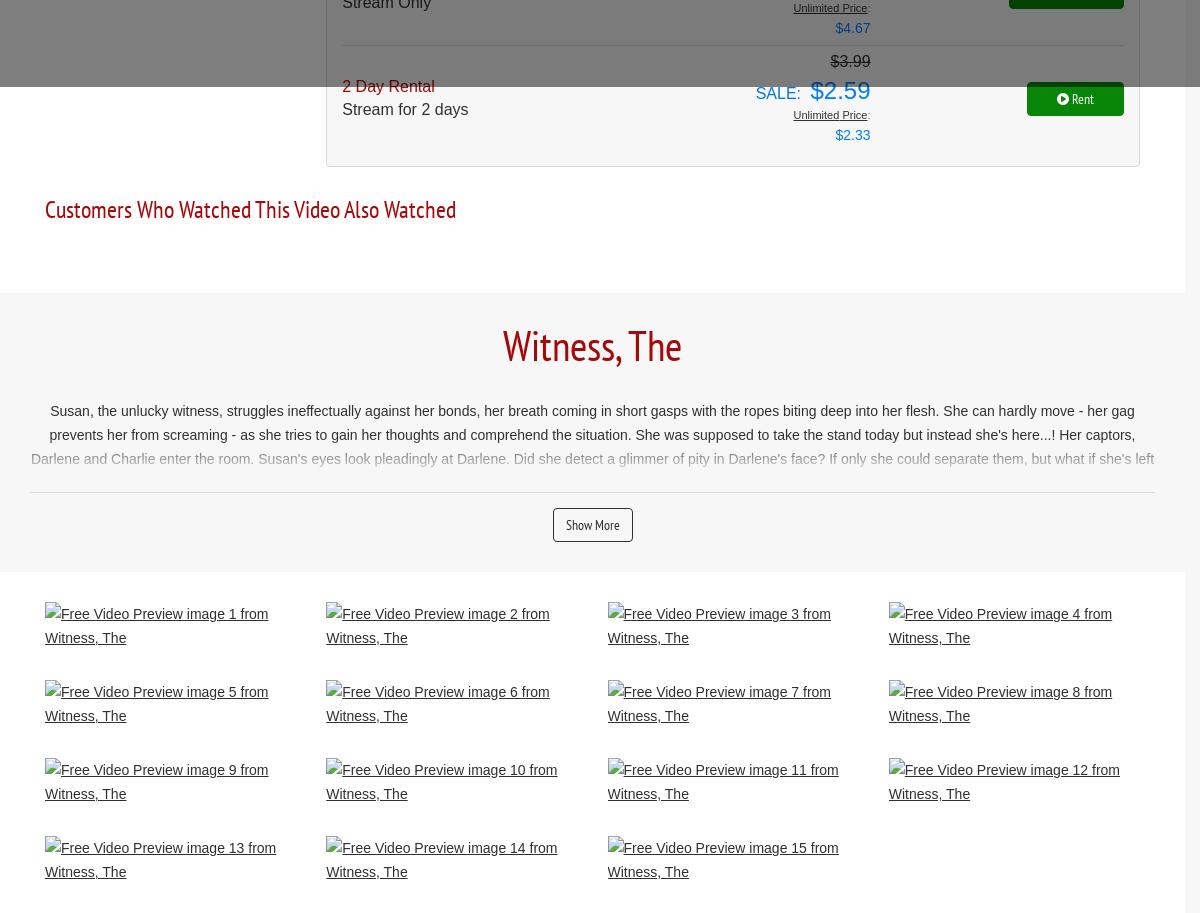  I want to click on 'Rent', so click(1080, 97).